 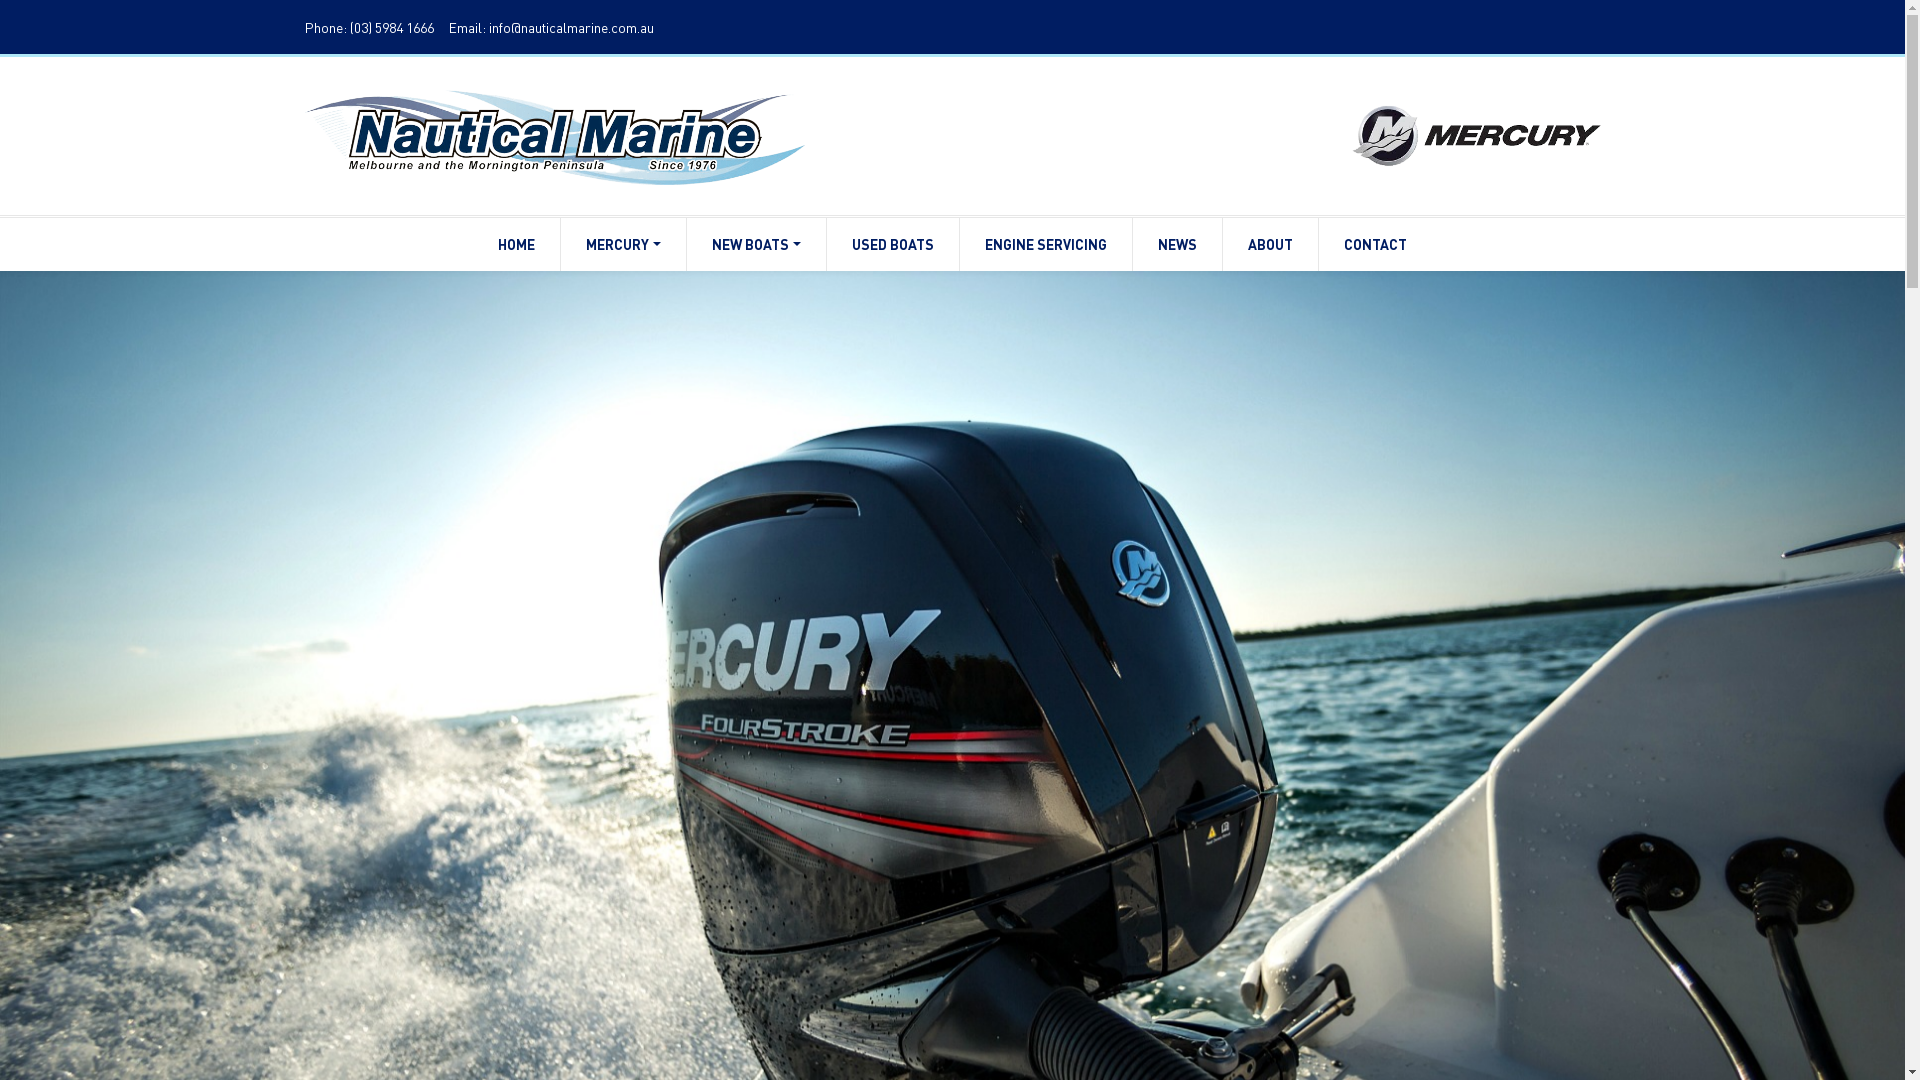 What do you see at coordinates (553, 131) in the screenshot?
I see `'...'` at bounding box center [553, 131].